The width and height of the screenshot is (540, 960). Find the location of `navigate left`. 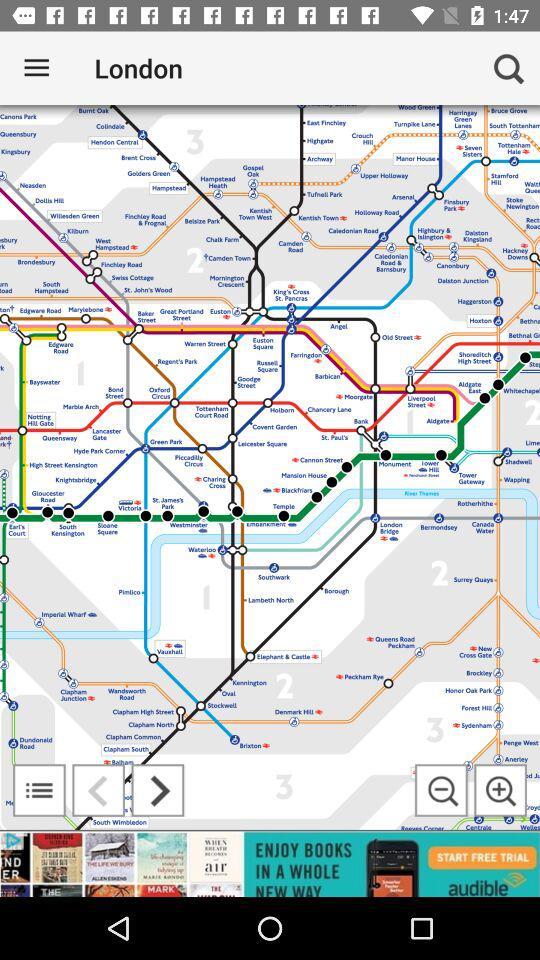

navigate left is located at coordinates (97, 790).